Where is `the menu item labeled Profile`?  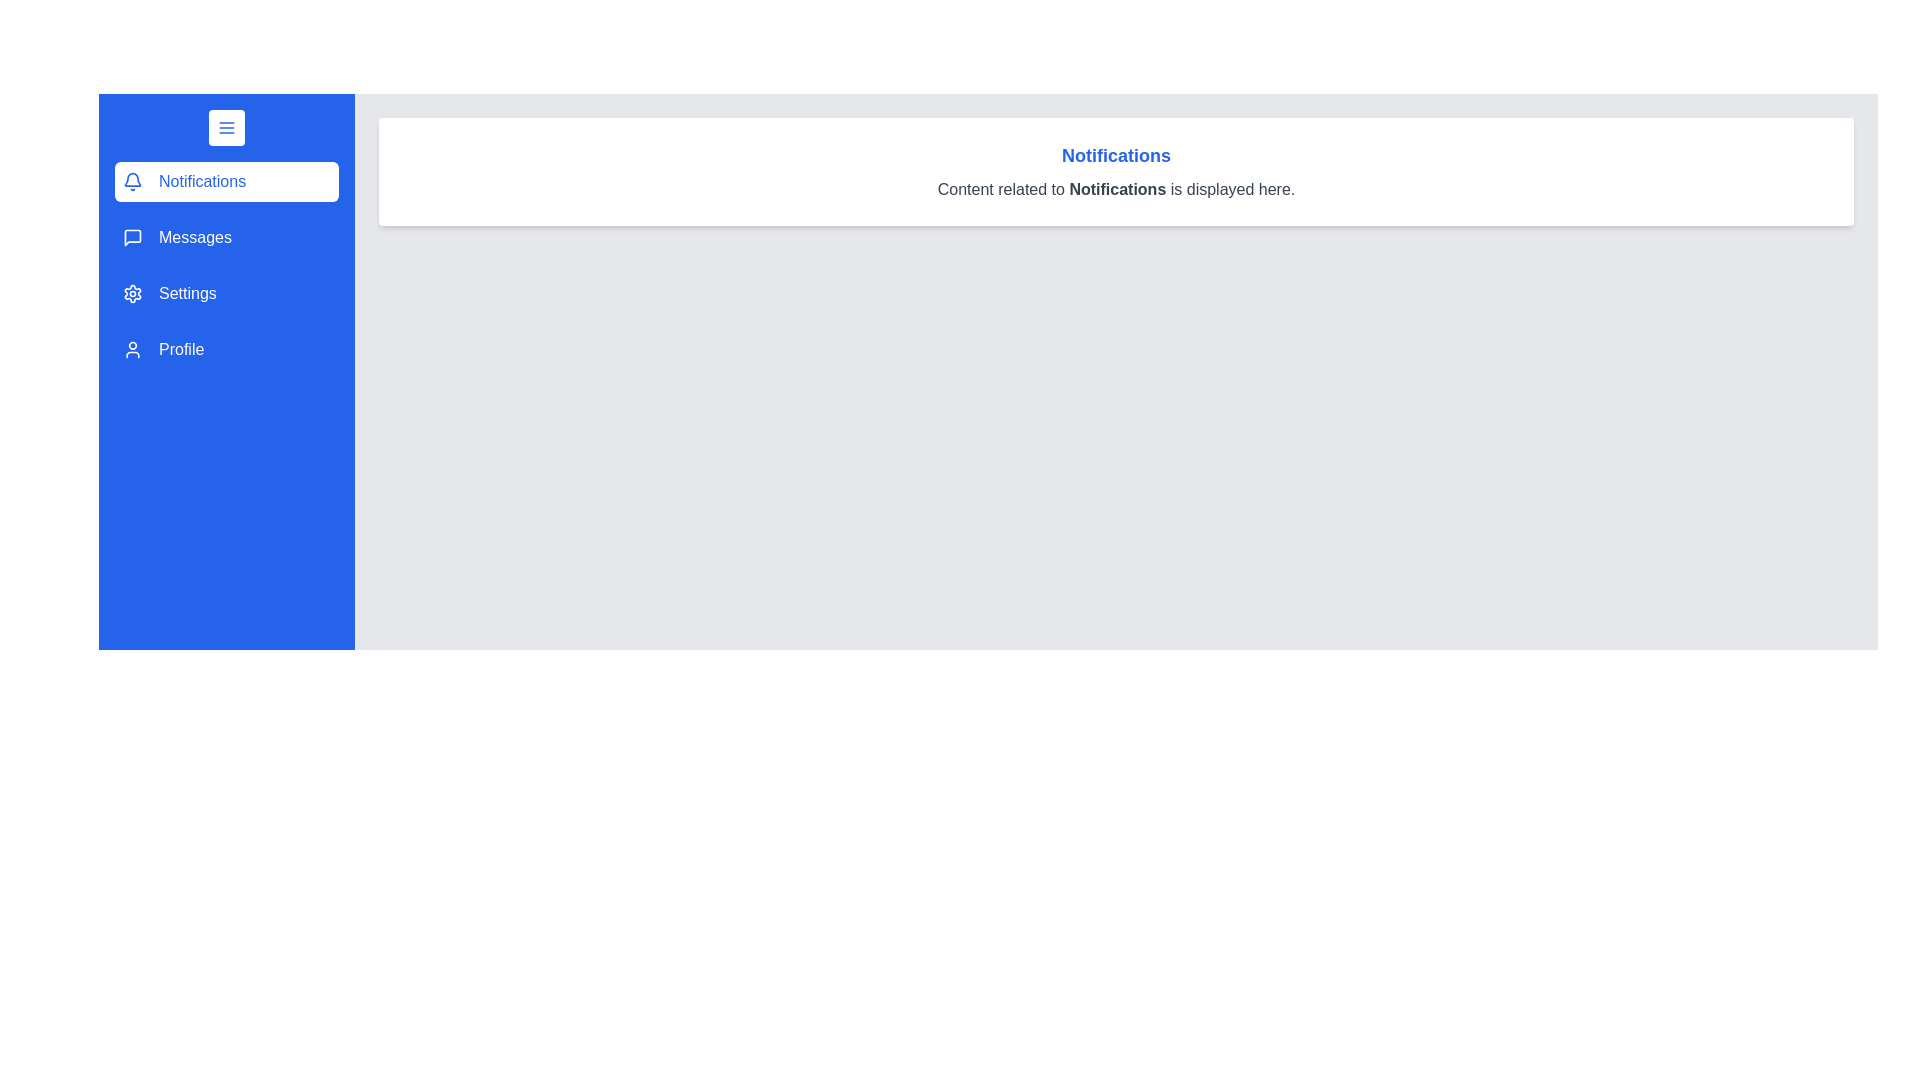 the menu item labeled Profile is located at coordinates (226, 349).